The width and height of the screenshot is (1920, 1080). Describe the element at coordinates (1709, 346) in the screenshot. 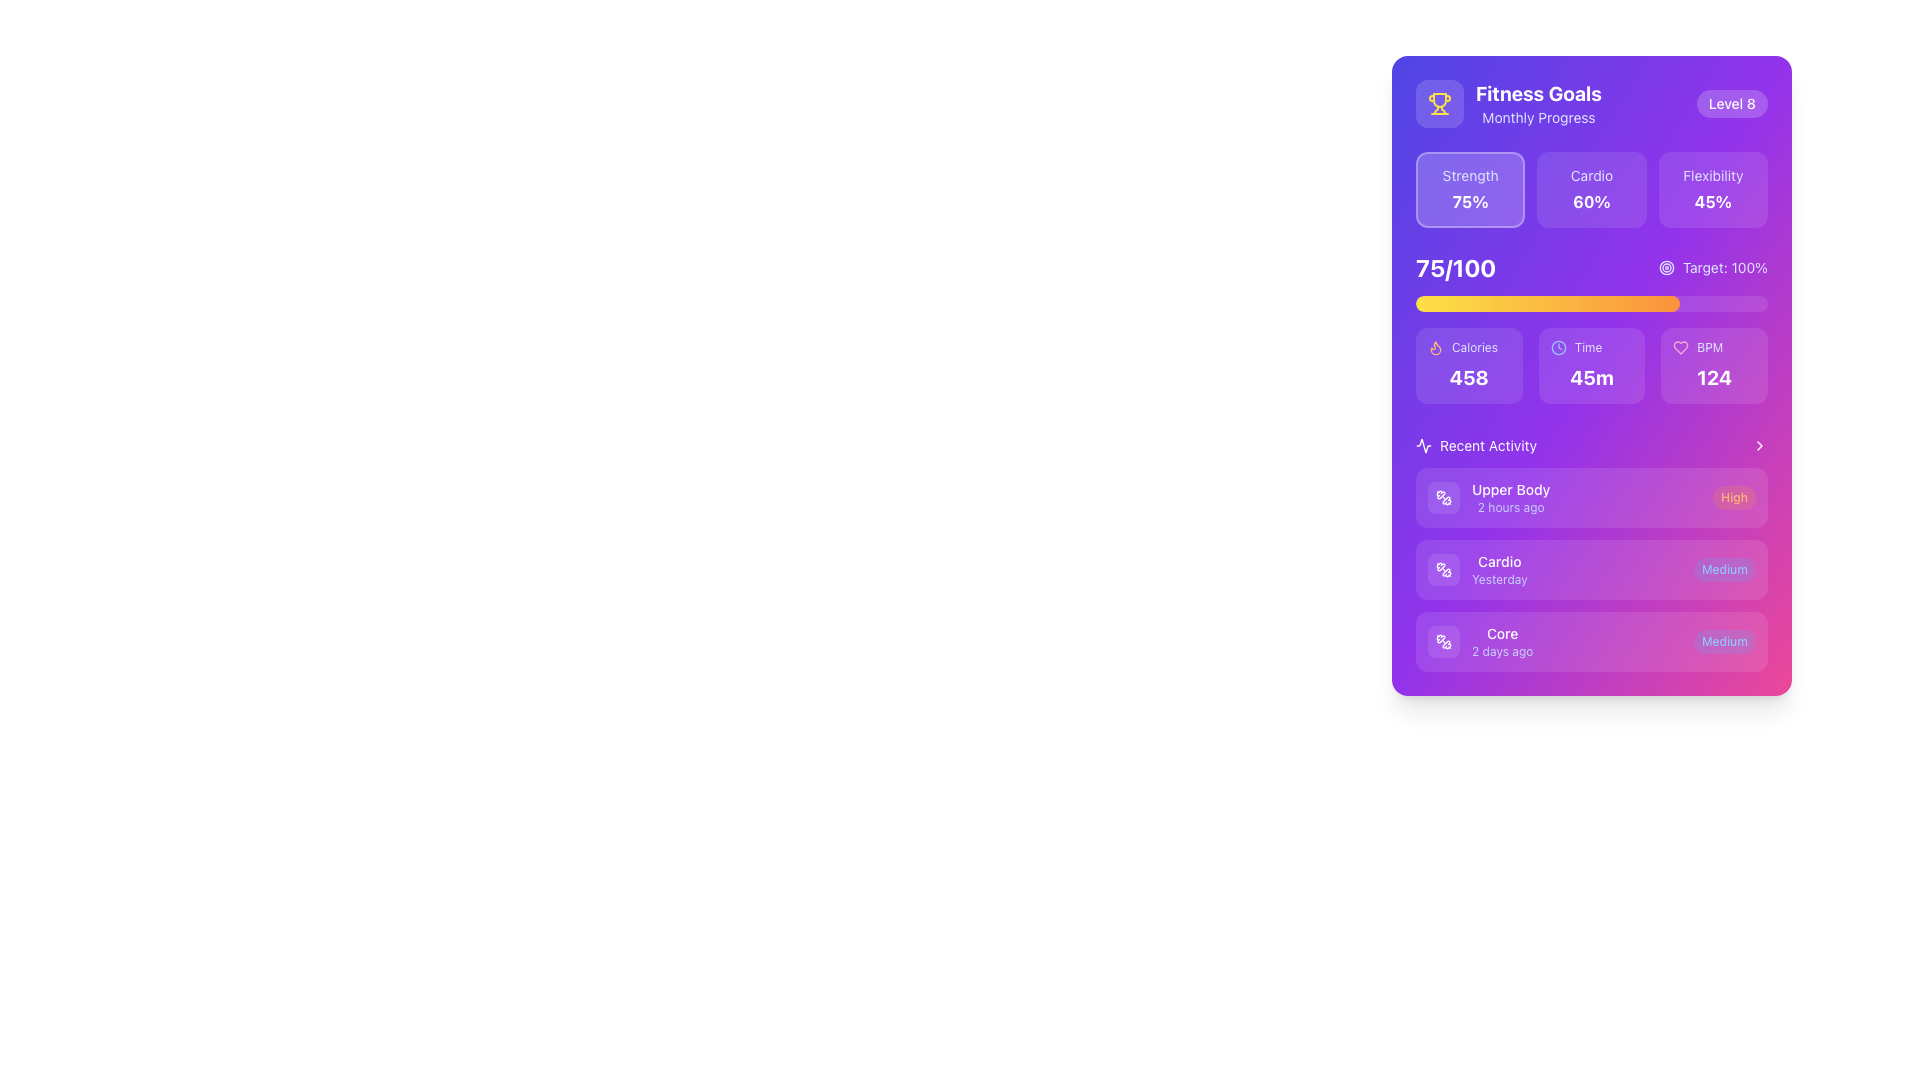

I see `the 'BPM' text label, which is displayed in a small white font on a purple background, located to the right of the pink heart icon in the fitness goals metrics section` at that location.